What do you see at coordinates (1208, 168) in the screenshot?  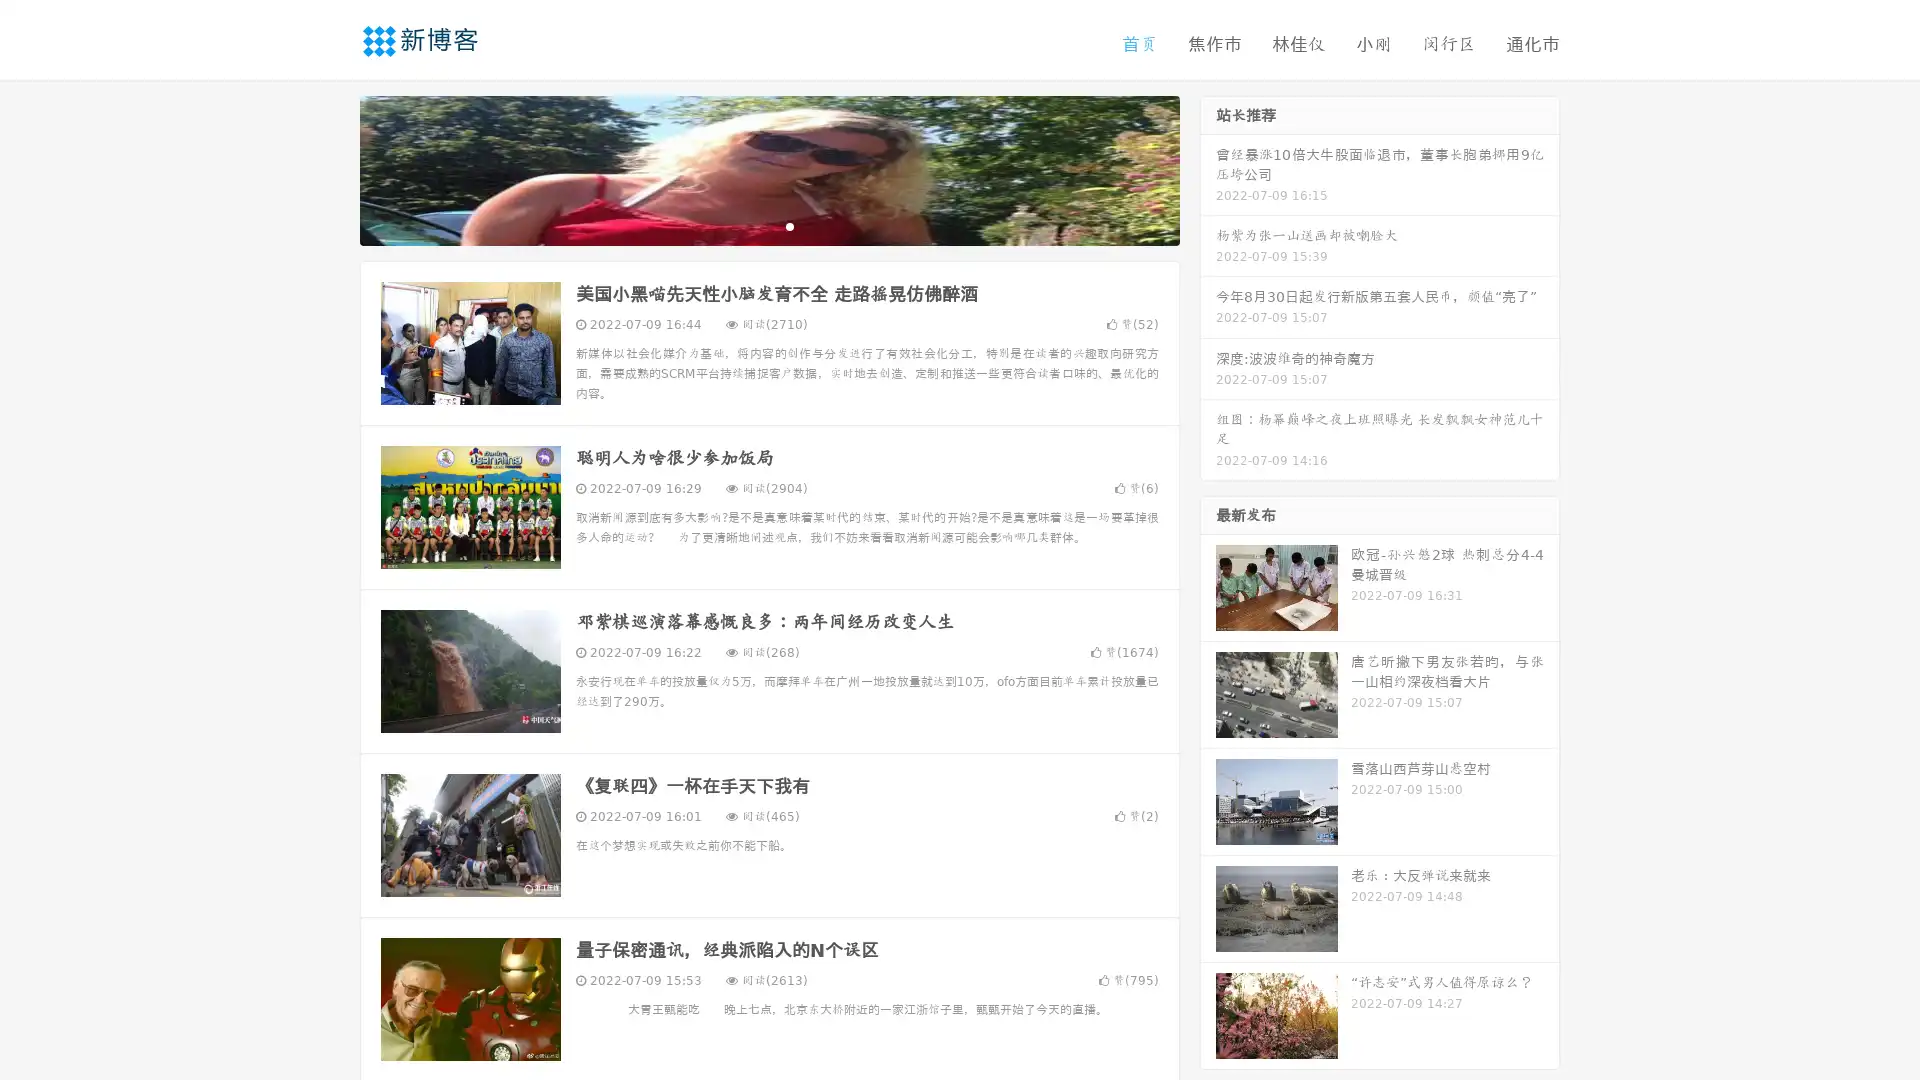 I see `Next slide` at bounding box center [1208, 168].